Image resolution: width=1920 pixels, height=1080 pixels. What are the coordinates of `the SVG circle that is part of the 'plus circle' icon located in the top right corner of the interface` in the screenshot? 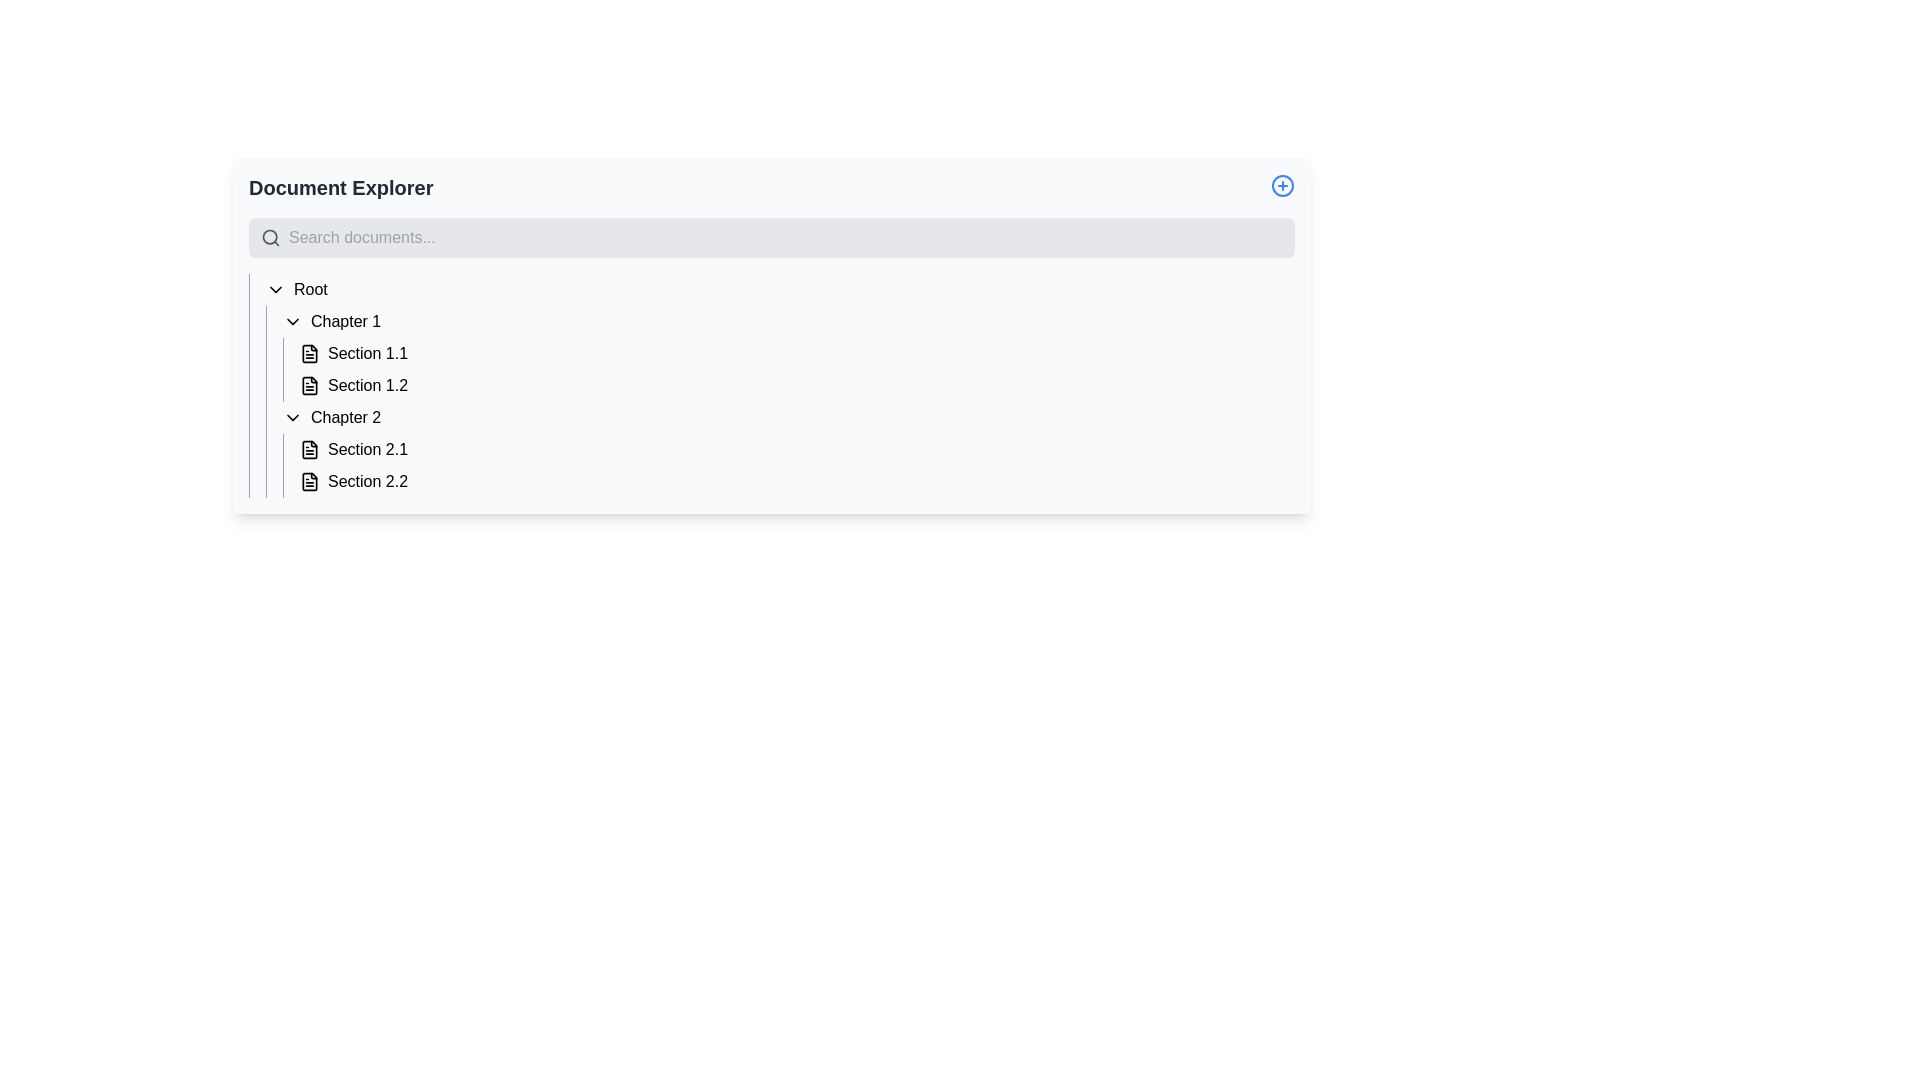 It's located at (1282, 185).